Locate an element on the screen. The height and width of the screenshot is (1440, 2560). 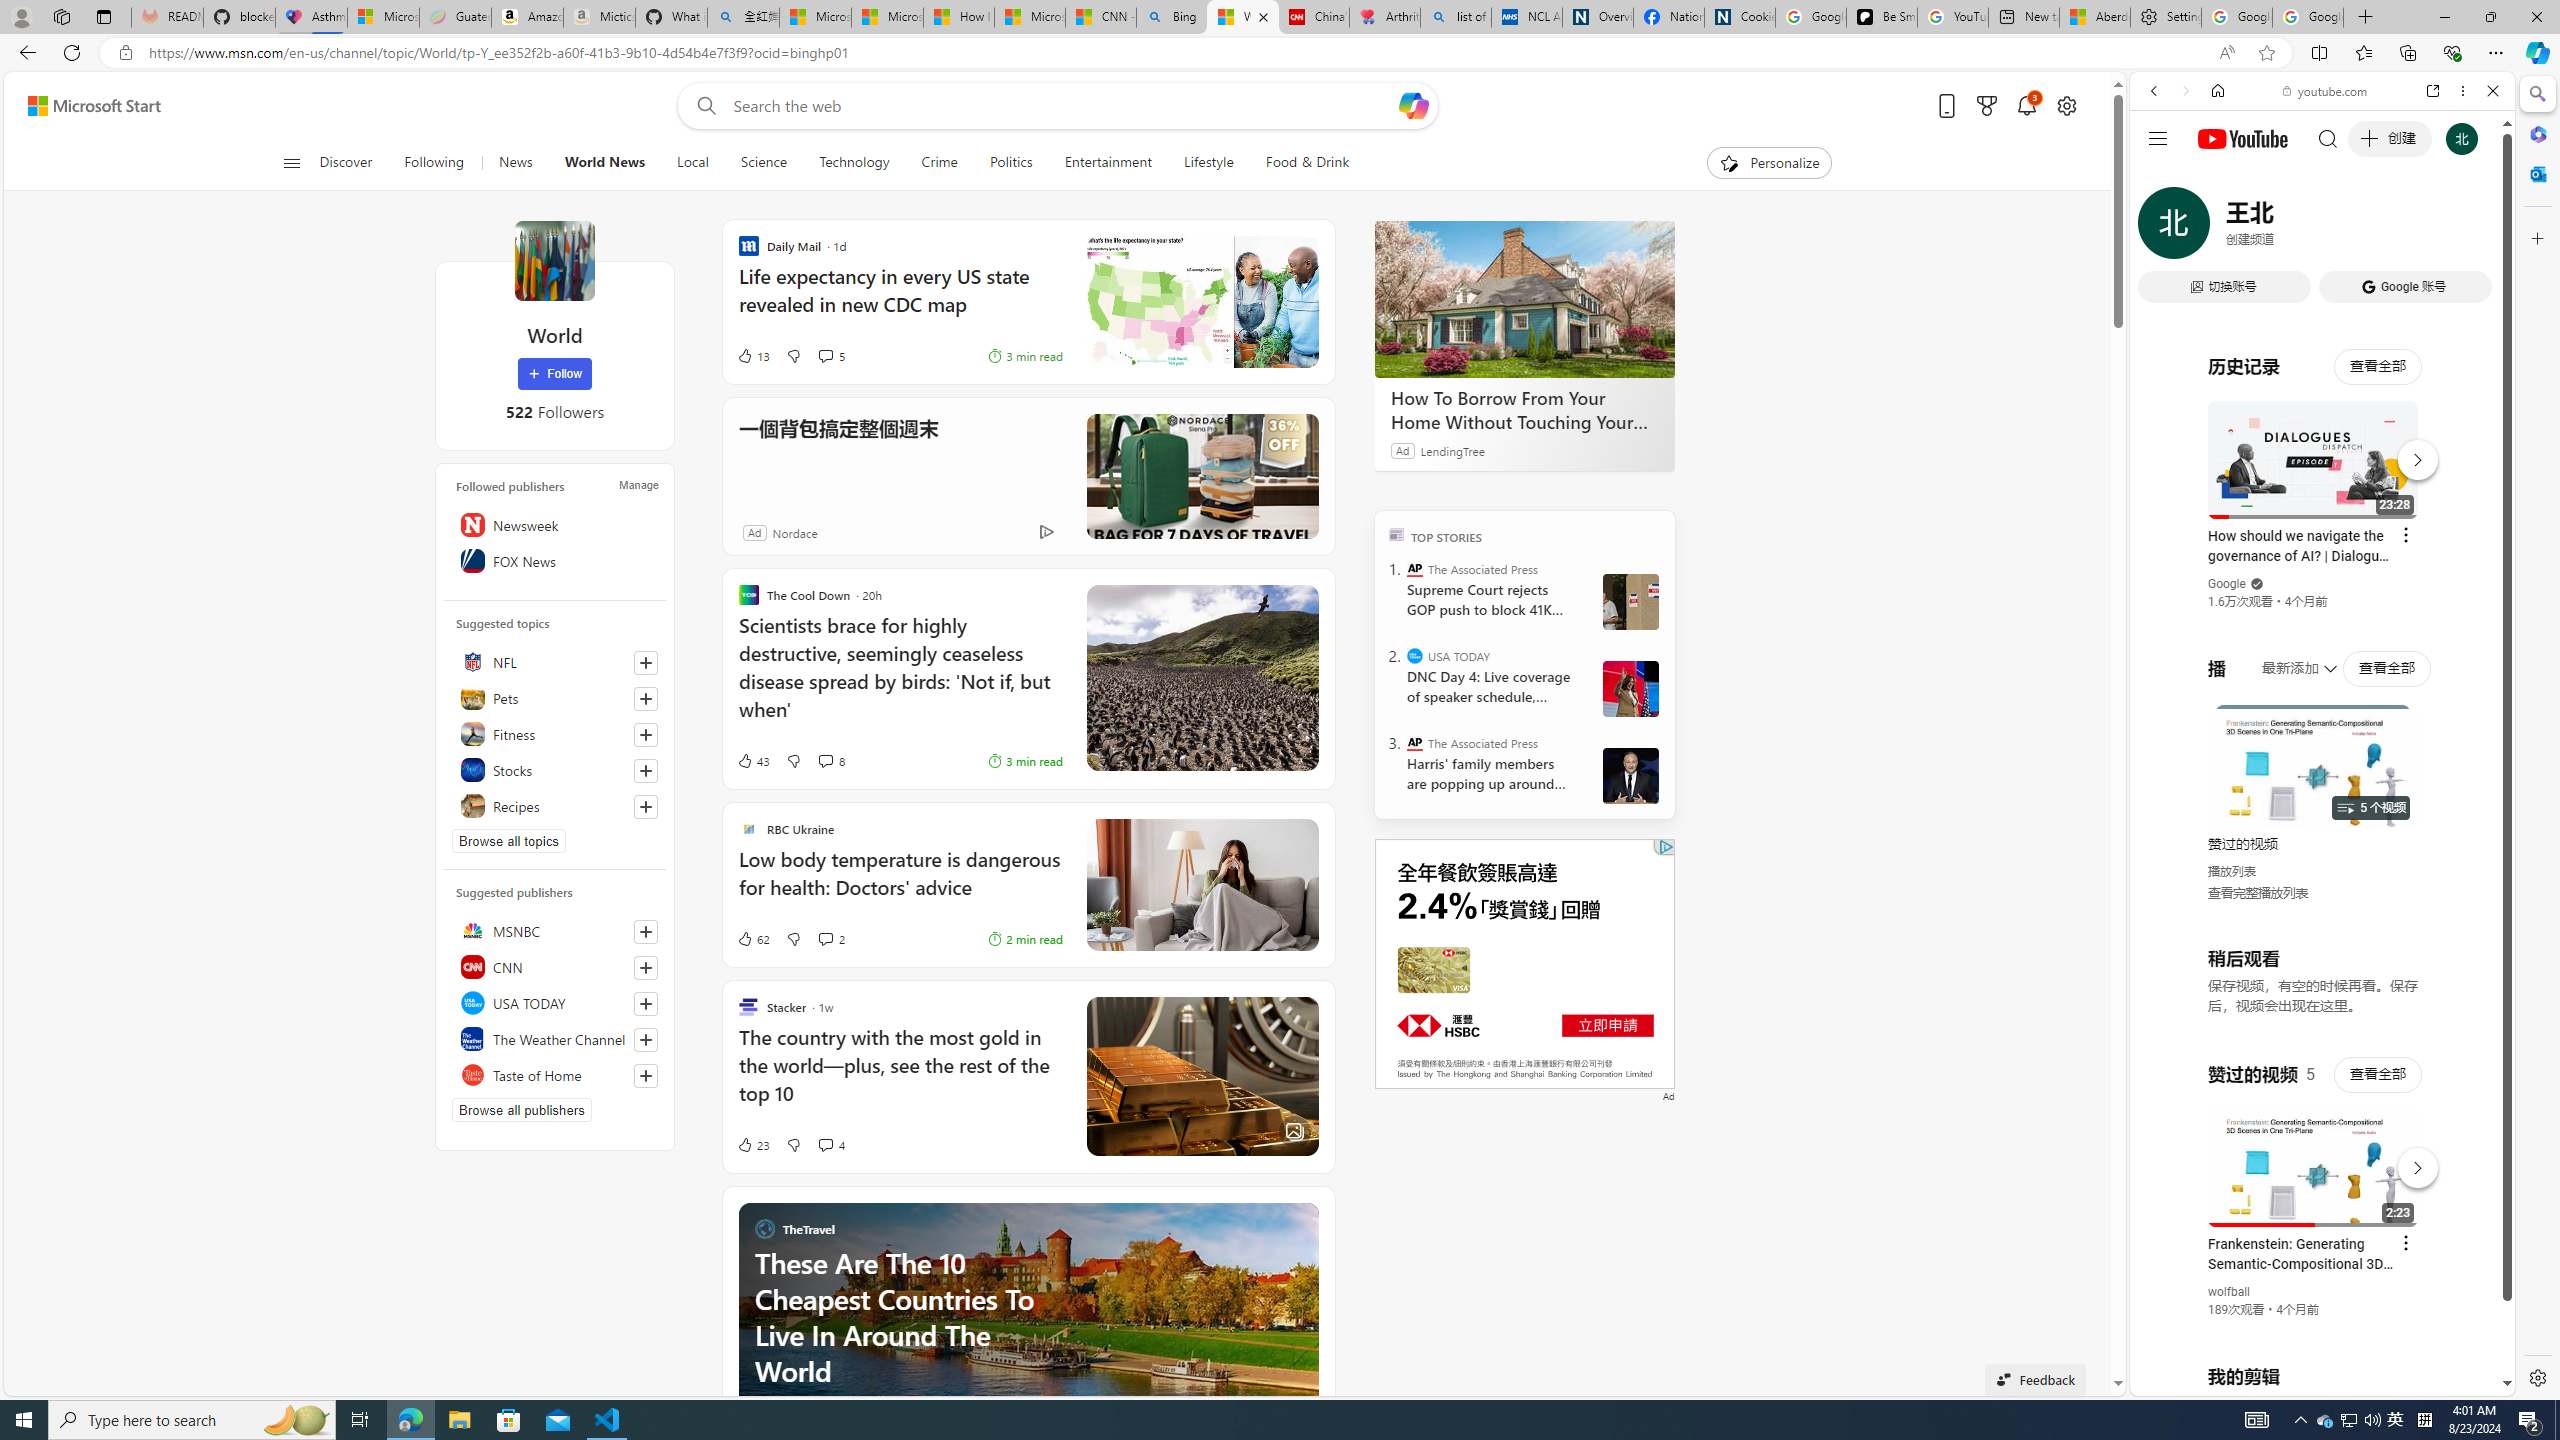
'#you' is located at coordinates (2314, 1158).